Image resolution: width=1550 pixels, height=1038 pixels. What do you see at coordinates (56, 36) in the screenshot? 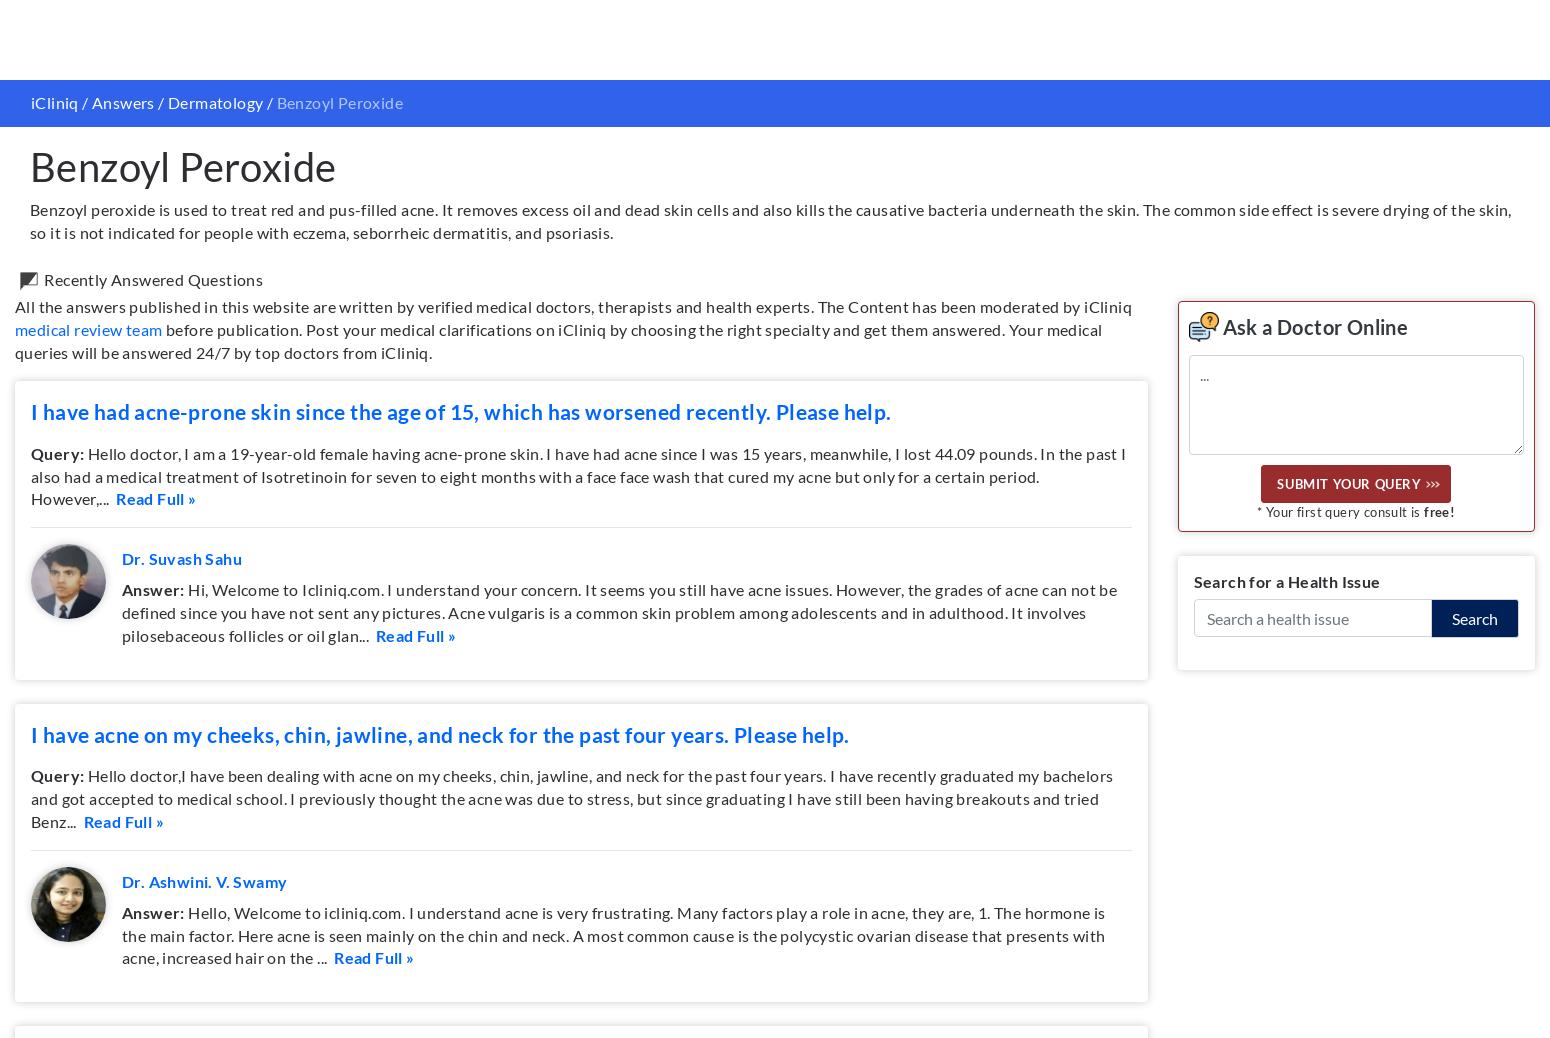
I see `'Query:'` at bounding box center [56, 36].